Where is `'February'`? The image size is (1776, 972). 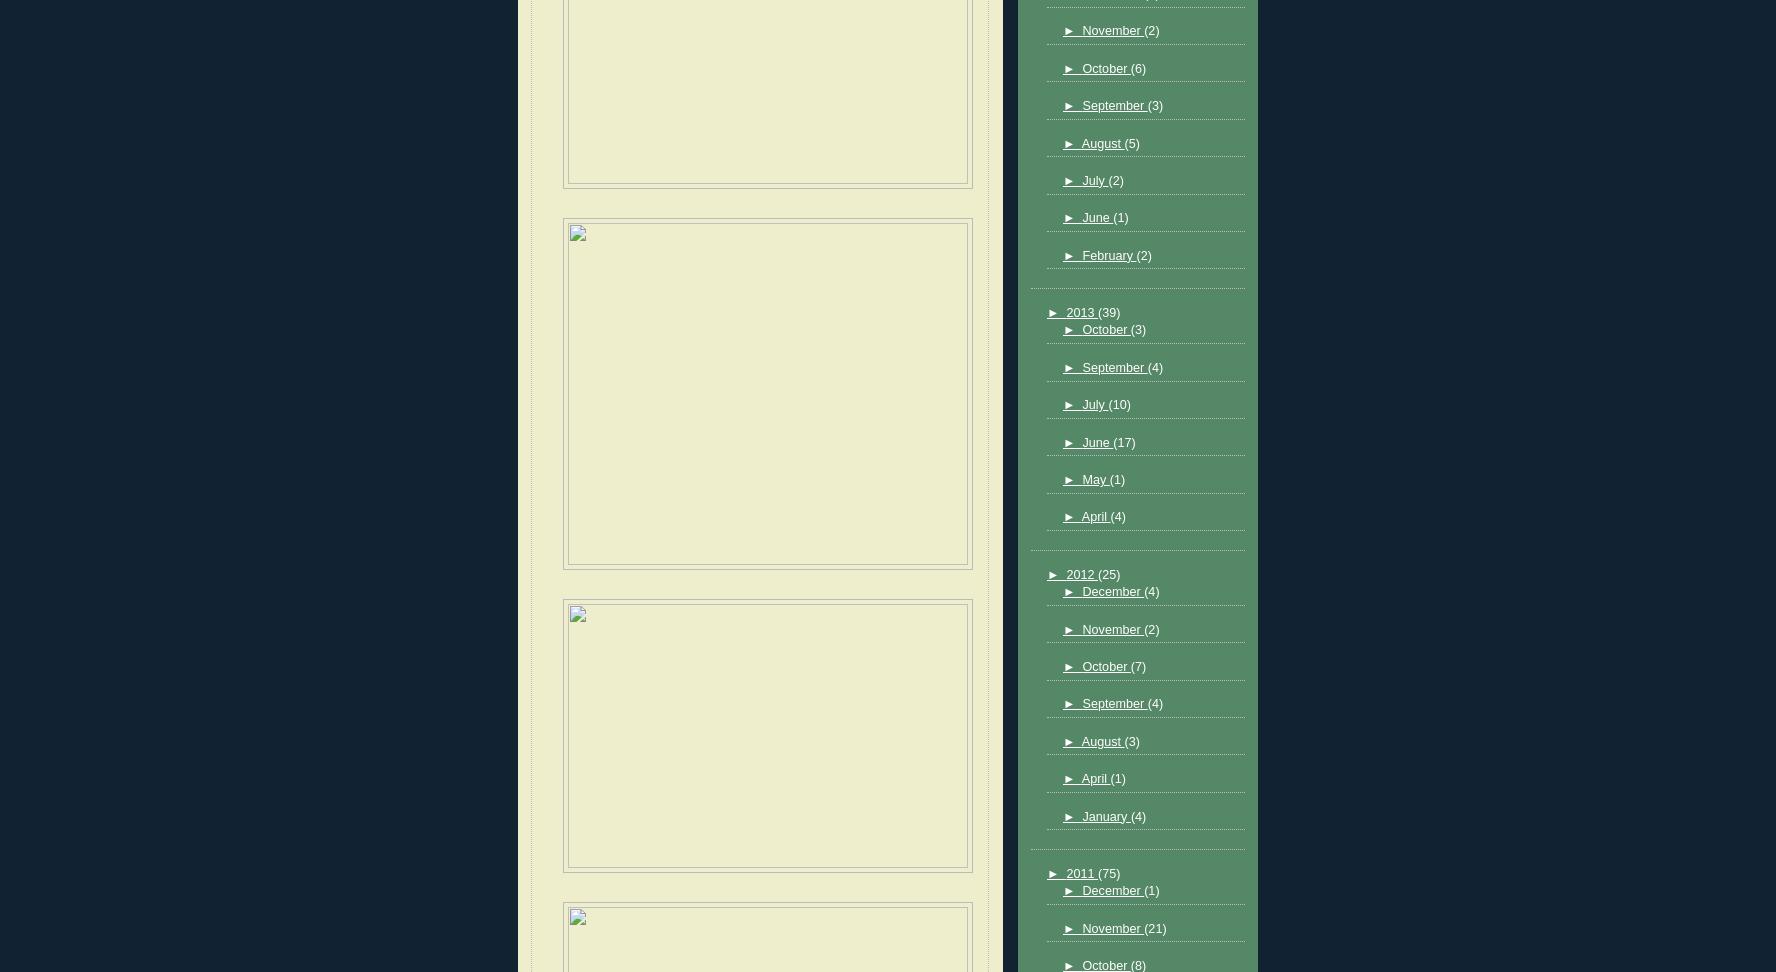
'February' is located at coordinates (1080, 254).